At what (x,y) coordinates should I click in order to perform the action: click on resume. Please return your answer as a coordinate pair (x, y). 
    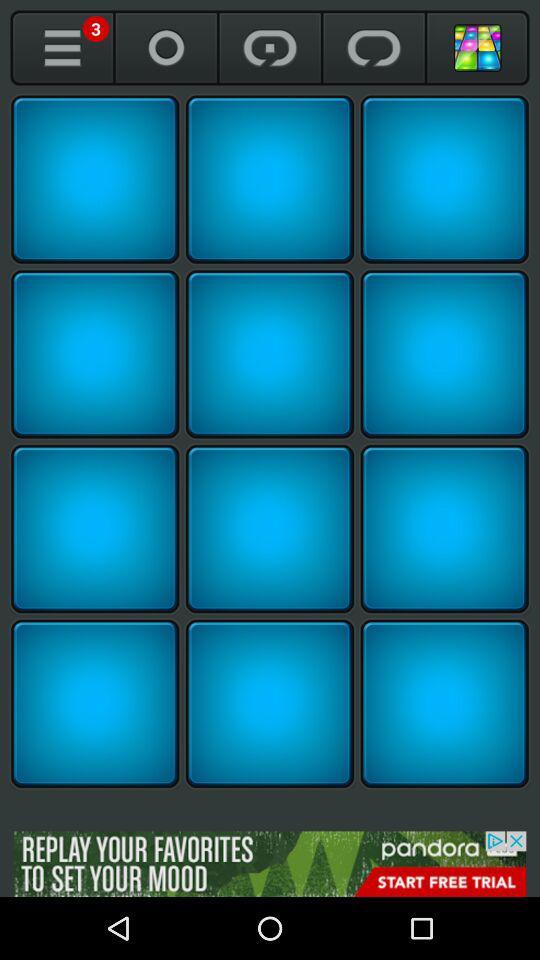
    Looking at the image, I should click on (374, 47).